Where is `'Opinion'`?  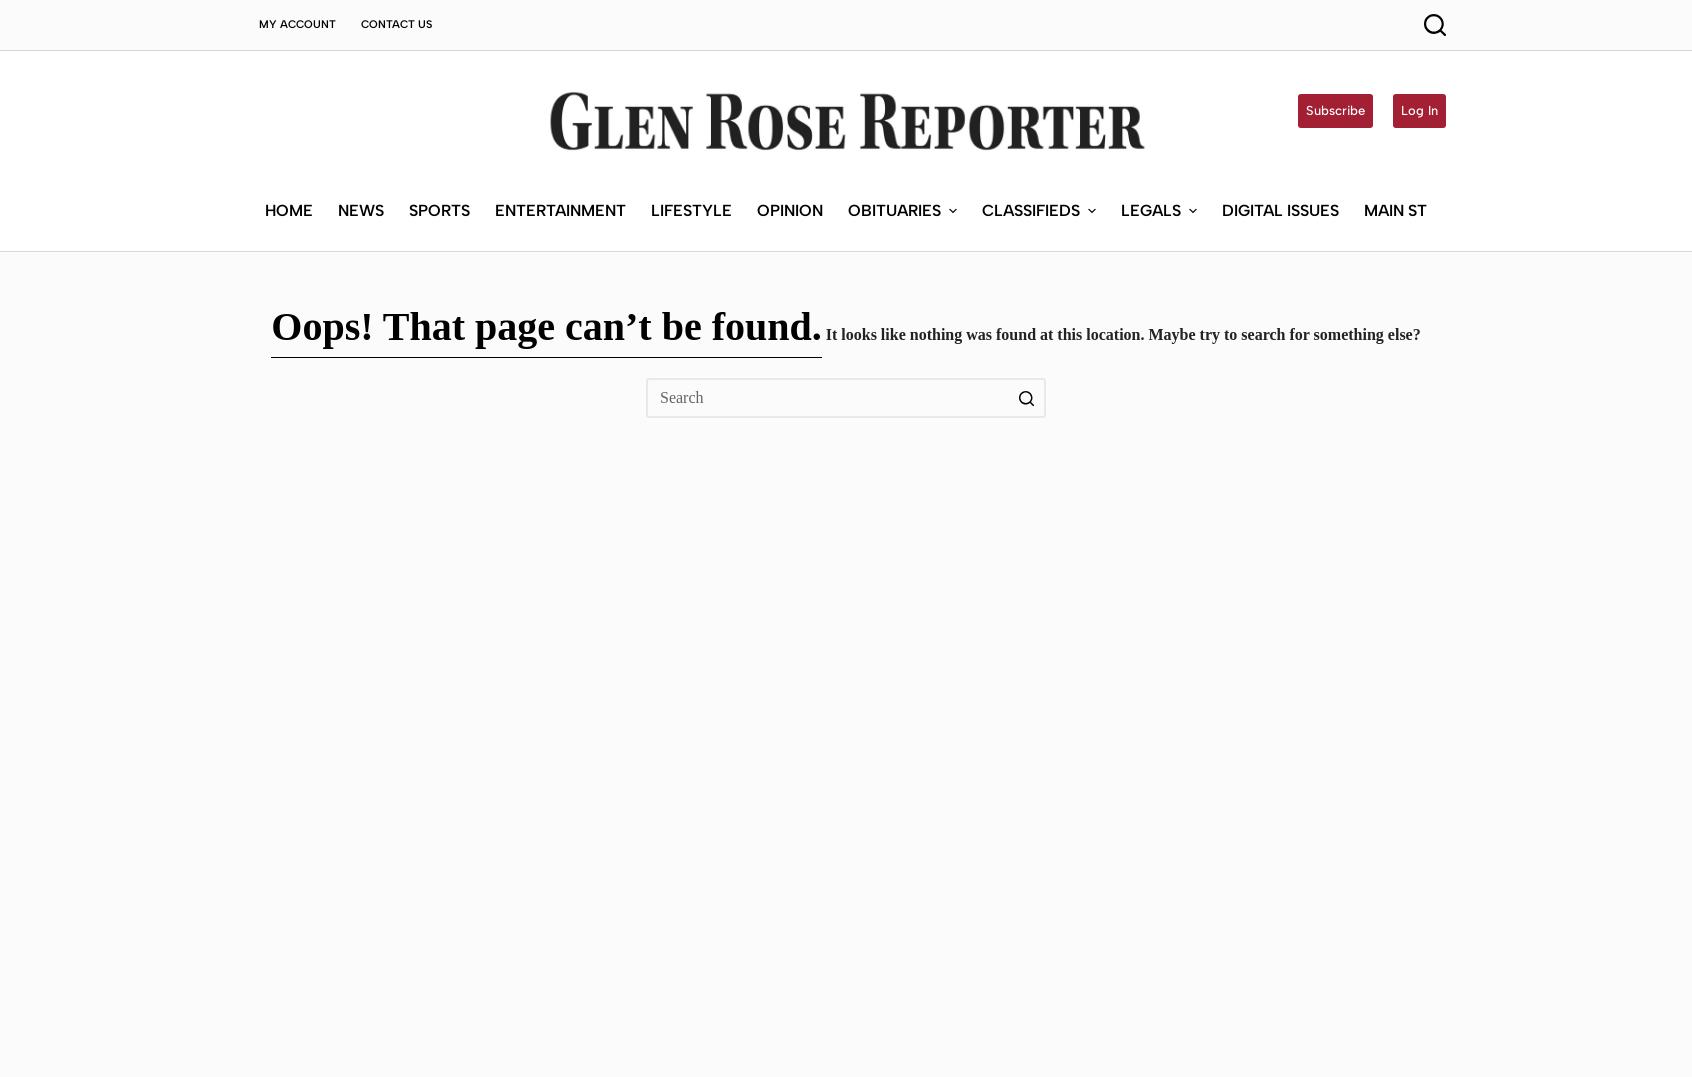 'Opinion' is located at coordinates (788, 57).